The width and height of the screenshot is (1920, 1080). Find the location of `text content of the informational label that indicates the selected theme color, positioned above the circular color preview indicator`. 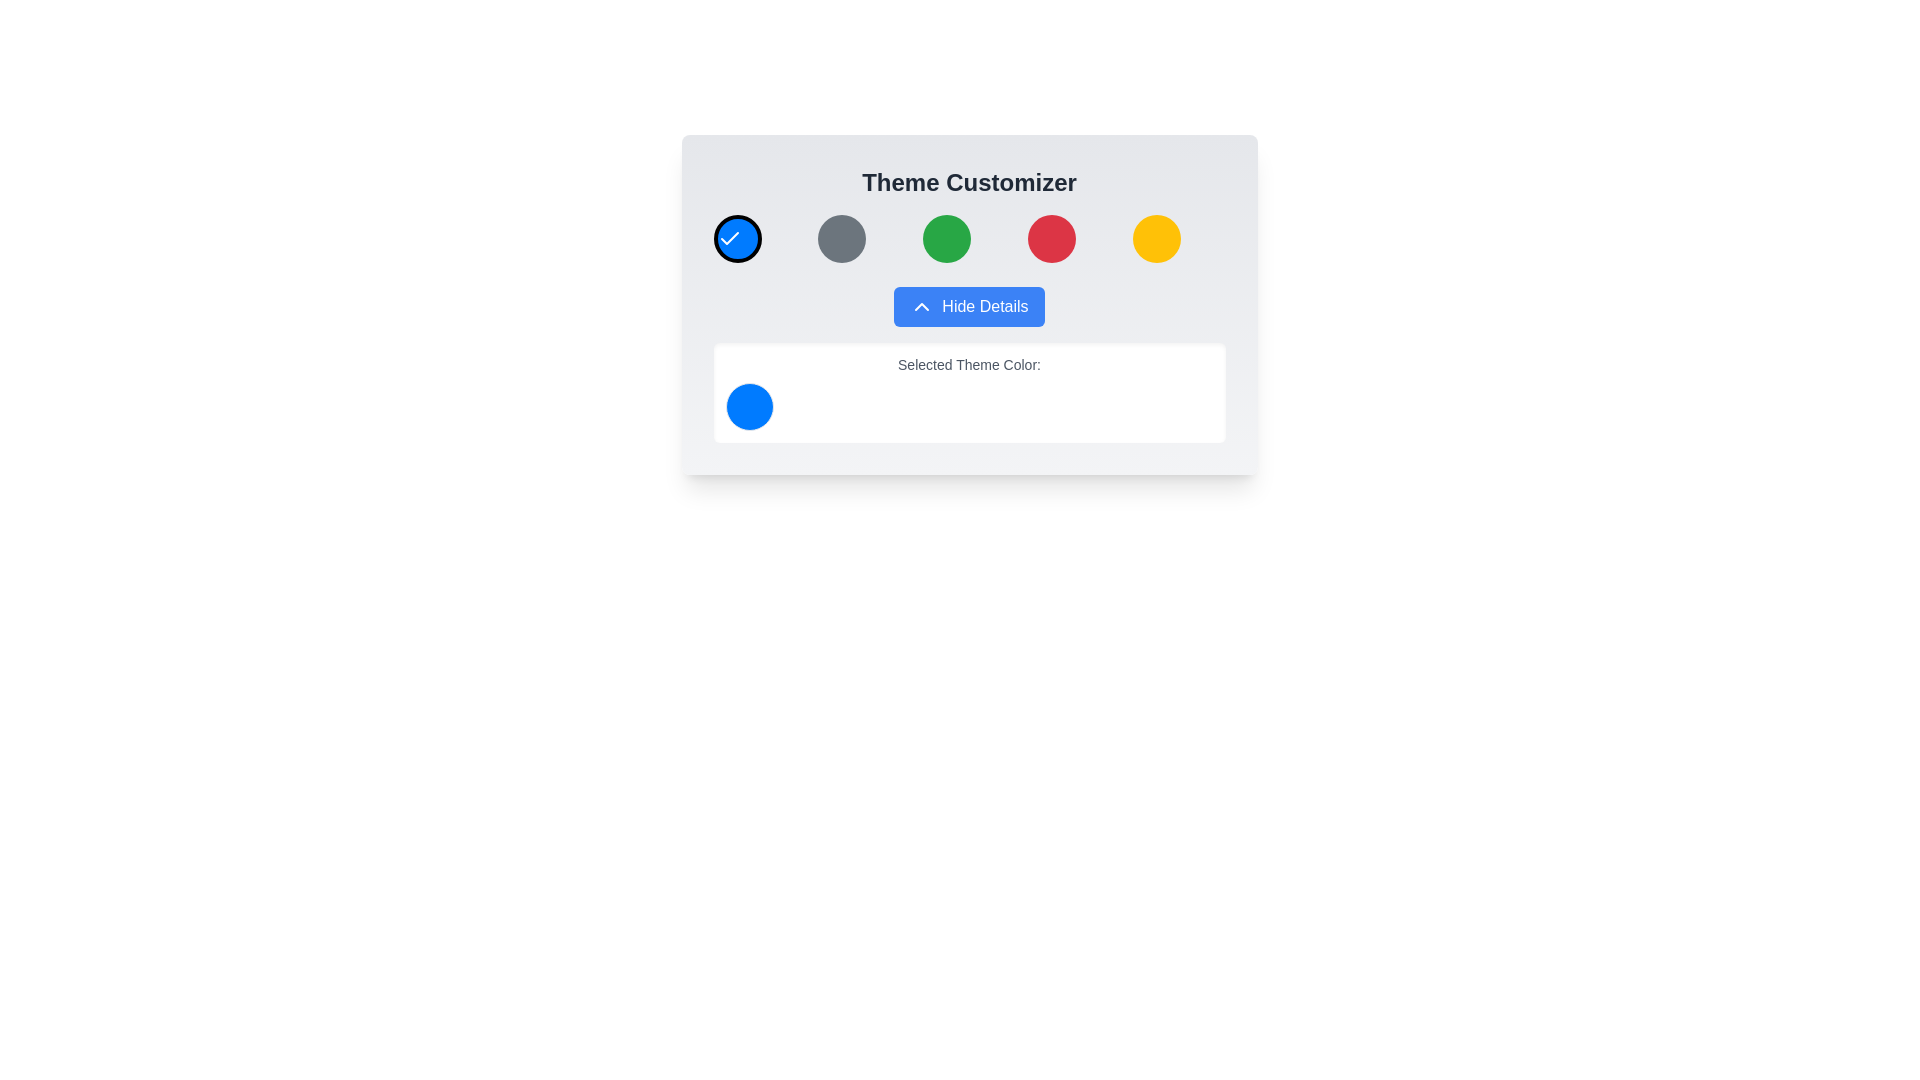

text content of the informational label that indicates the selected theme color, positioned above the circular color preview indicator is located at coordinates (969, 365).